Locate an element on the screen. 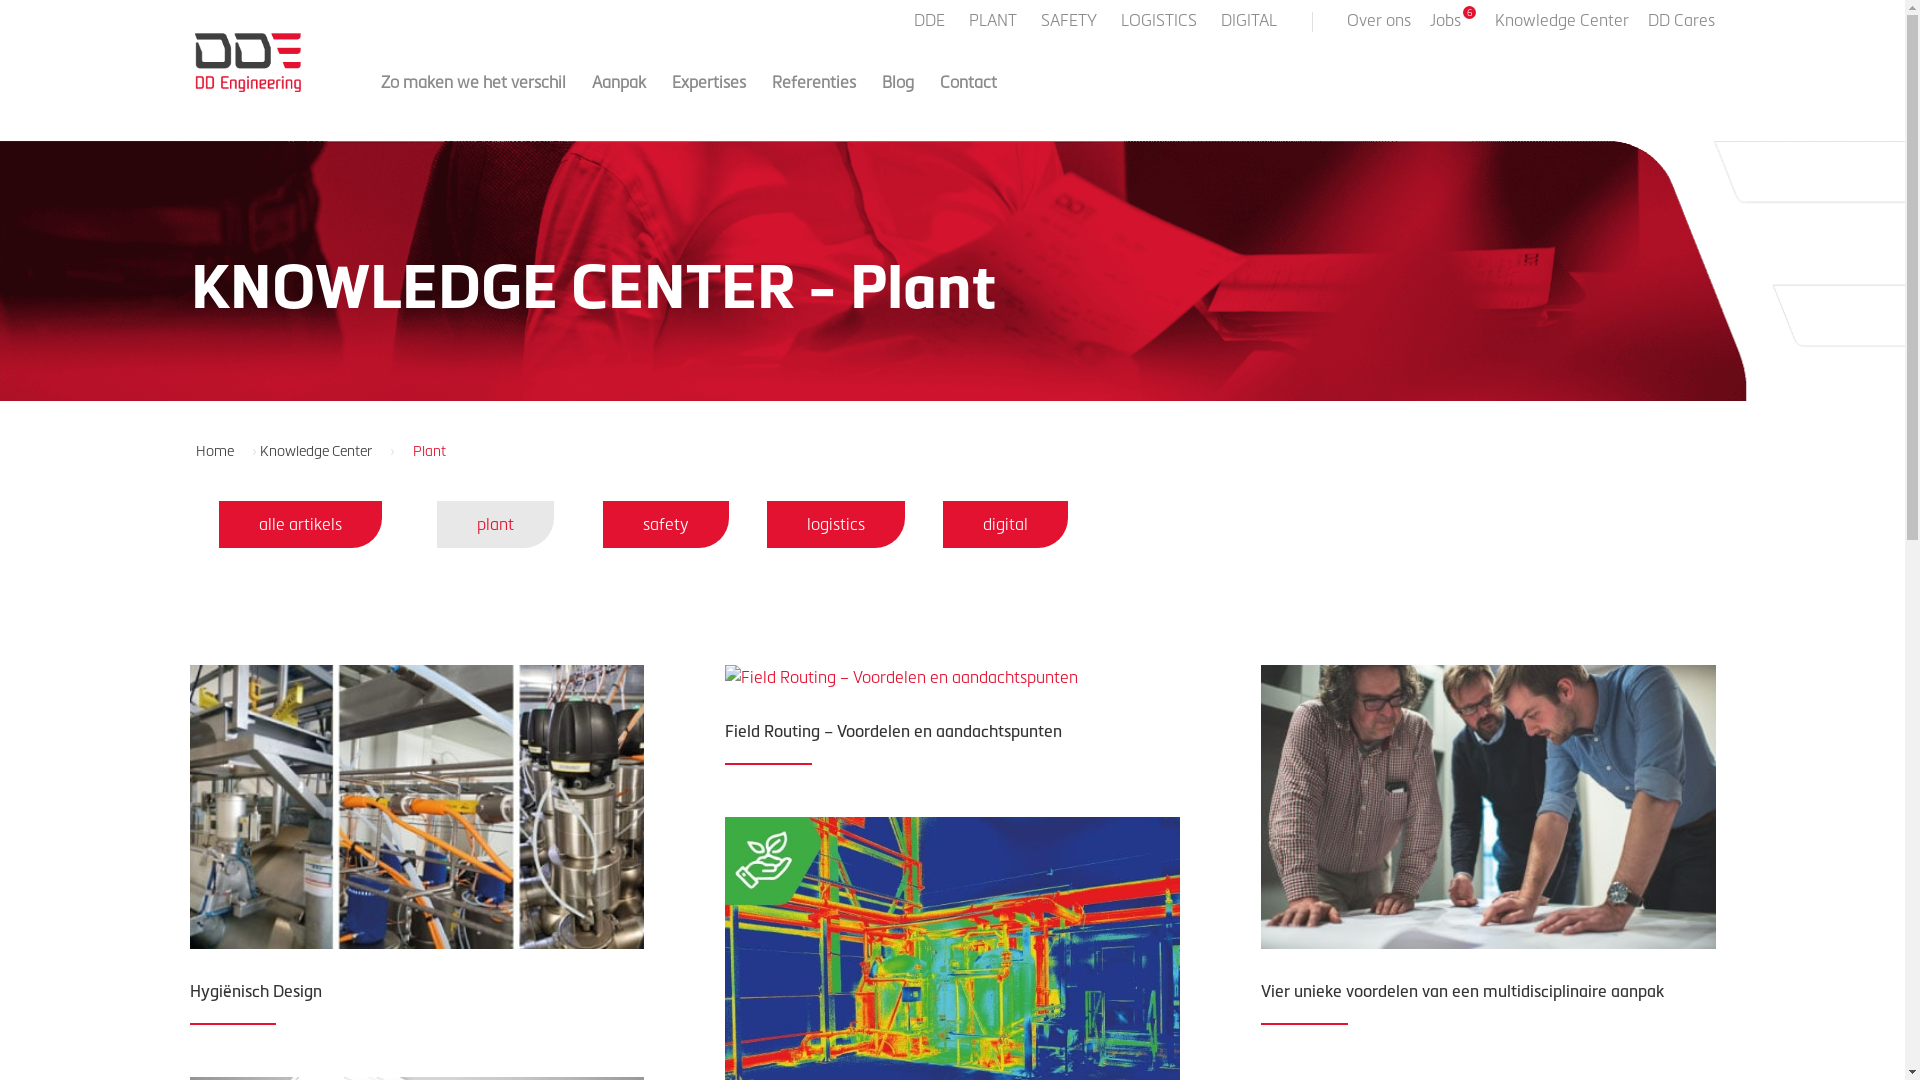  'LOGISTICS' is located at coordinates (1160, 26).